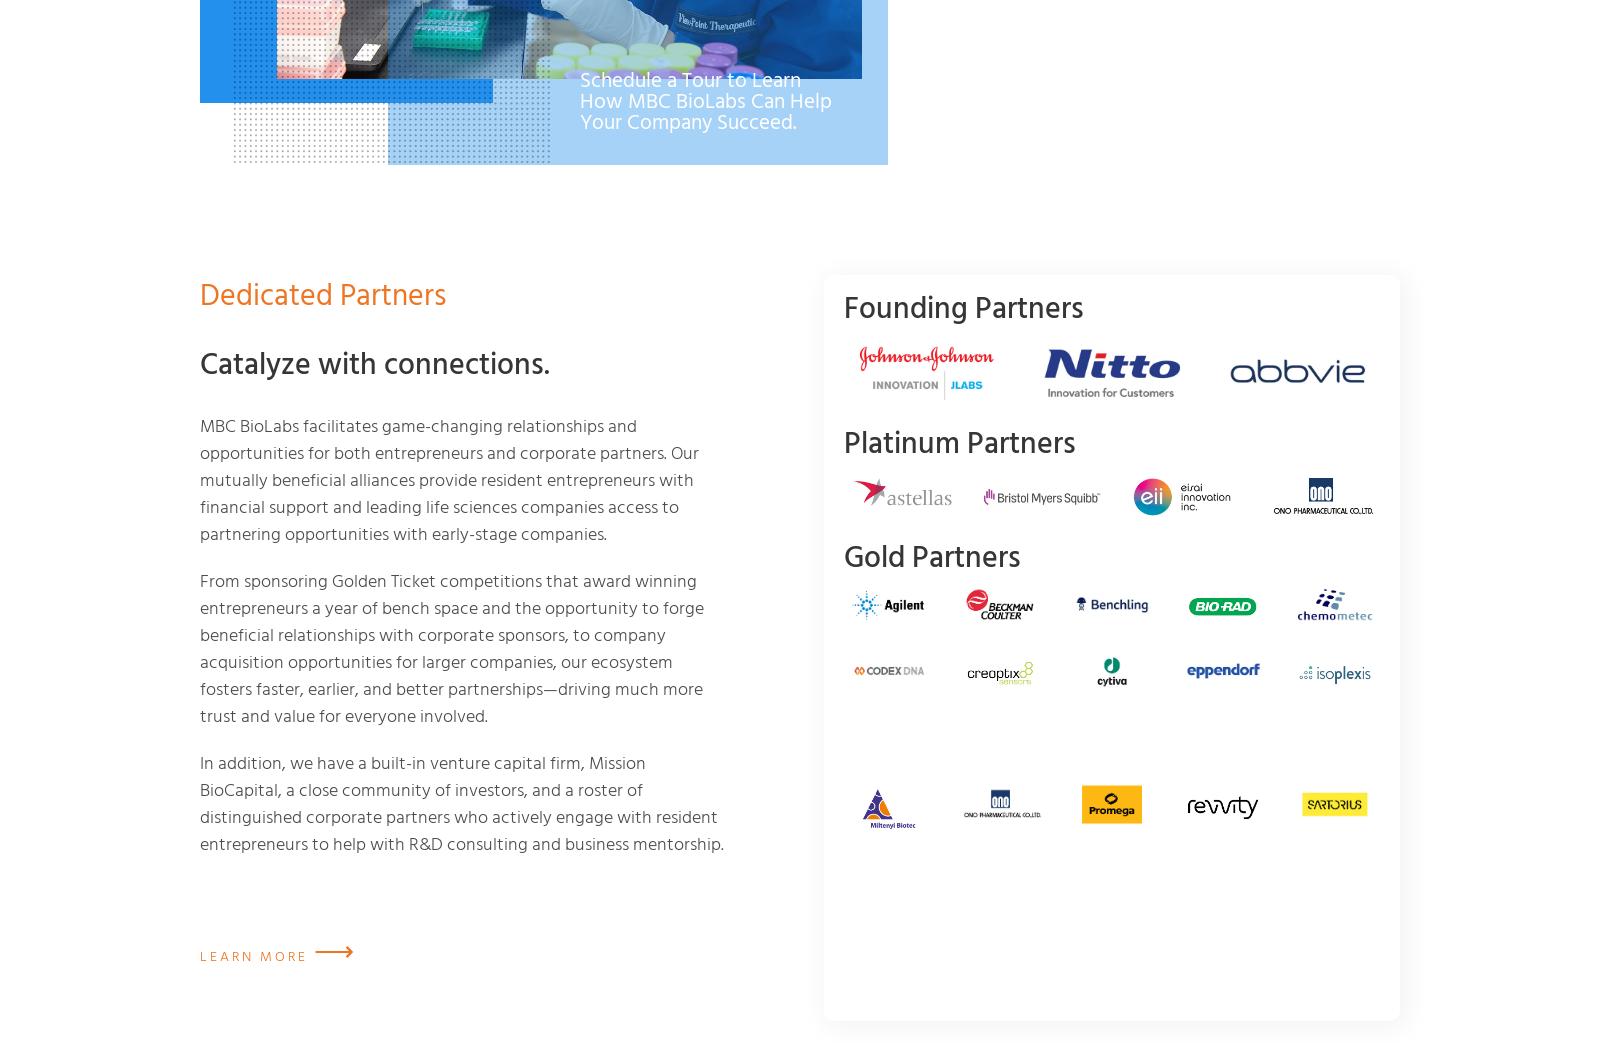  What do you see at coordinates (199, 645) in the screenshot?
I see `'From sponsoring Golden Ticket competitions that award winning entrepreneurs a year of bench space and the opportunity to forge beneficial relationships with corporate sponsors, to company acquisition opportunities for larger companies, our ecosystem fosters faster, earlier, and better partnerships—driving much more trust and value for everyone involved.'` at bounding box center [199, 645].